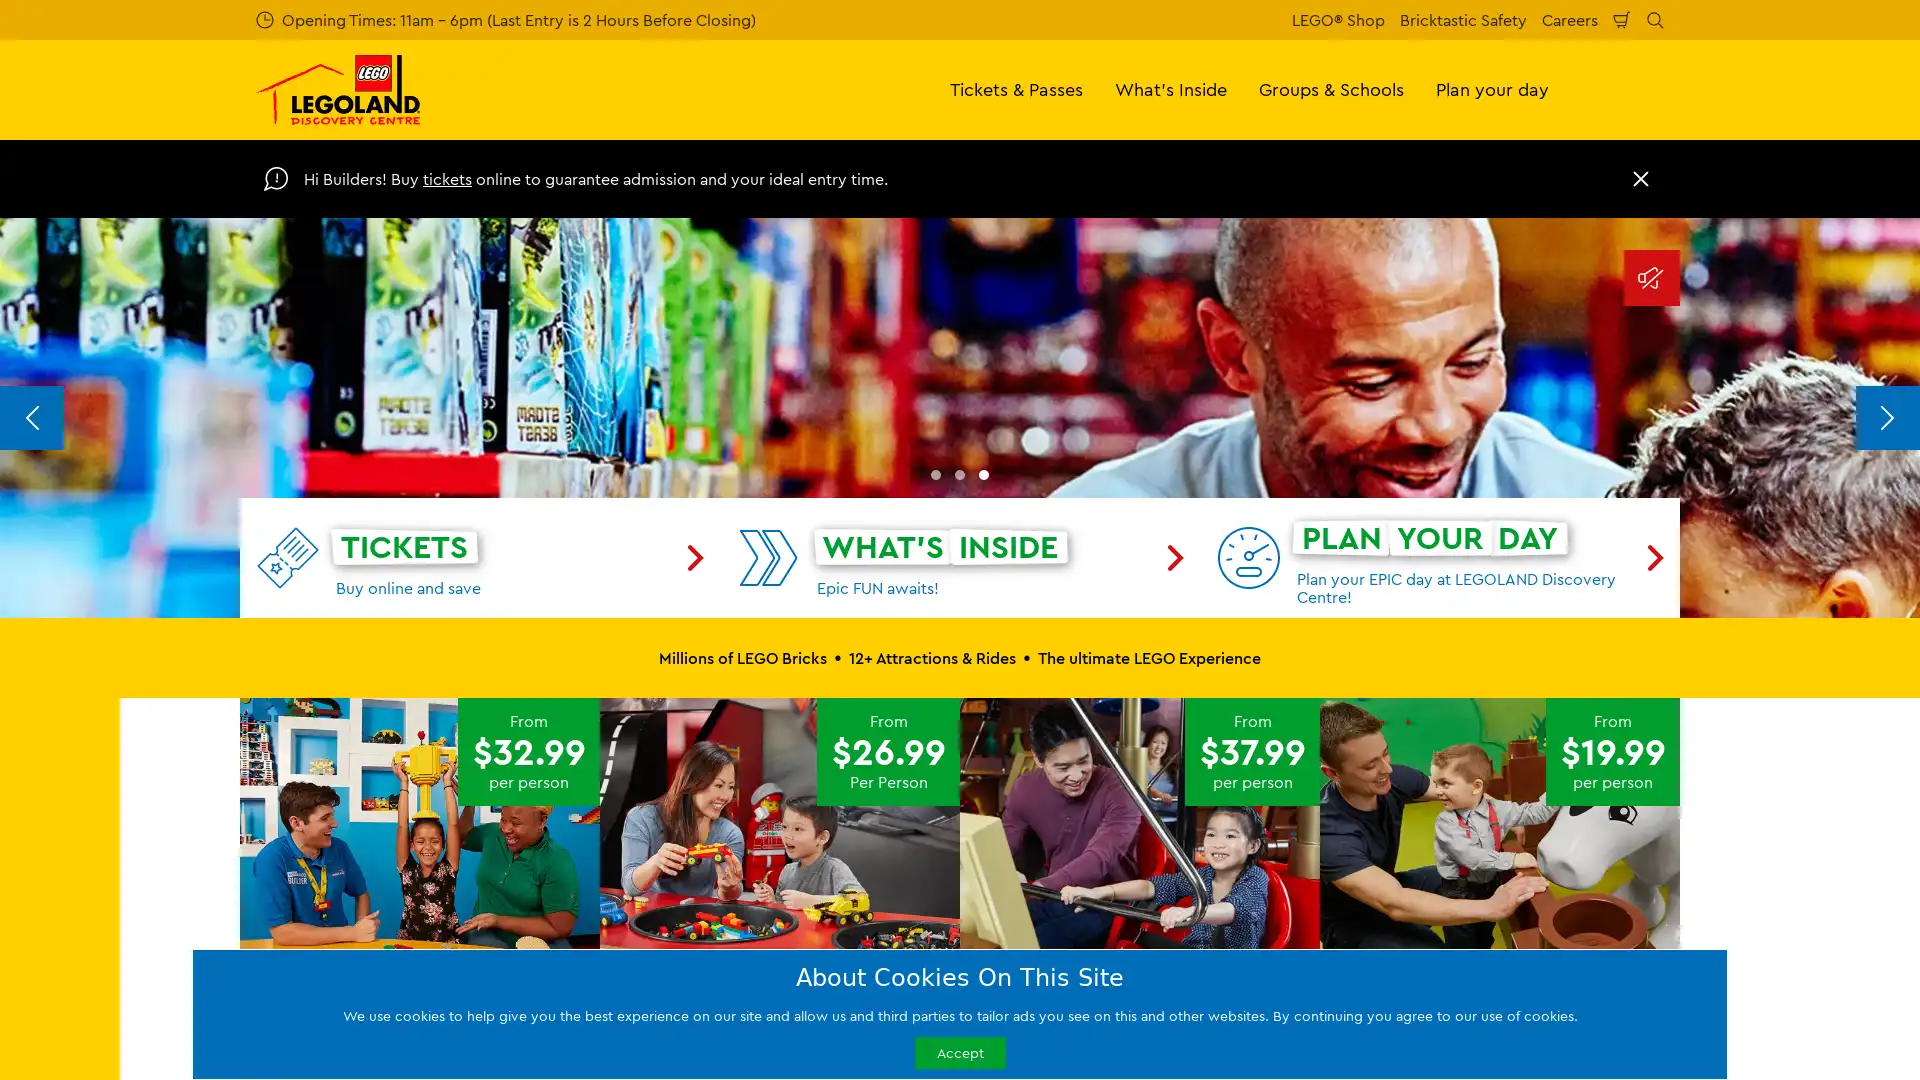 The height and width of the screenshot is (1080, 1920). What do you see at coordinates (1331, 88) in the screenshot?
I see `Groups & Schools` at bounding box center [1331, 88].